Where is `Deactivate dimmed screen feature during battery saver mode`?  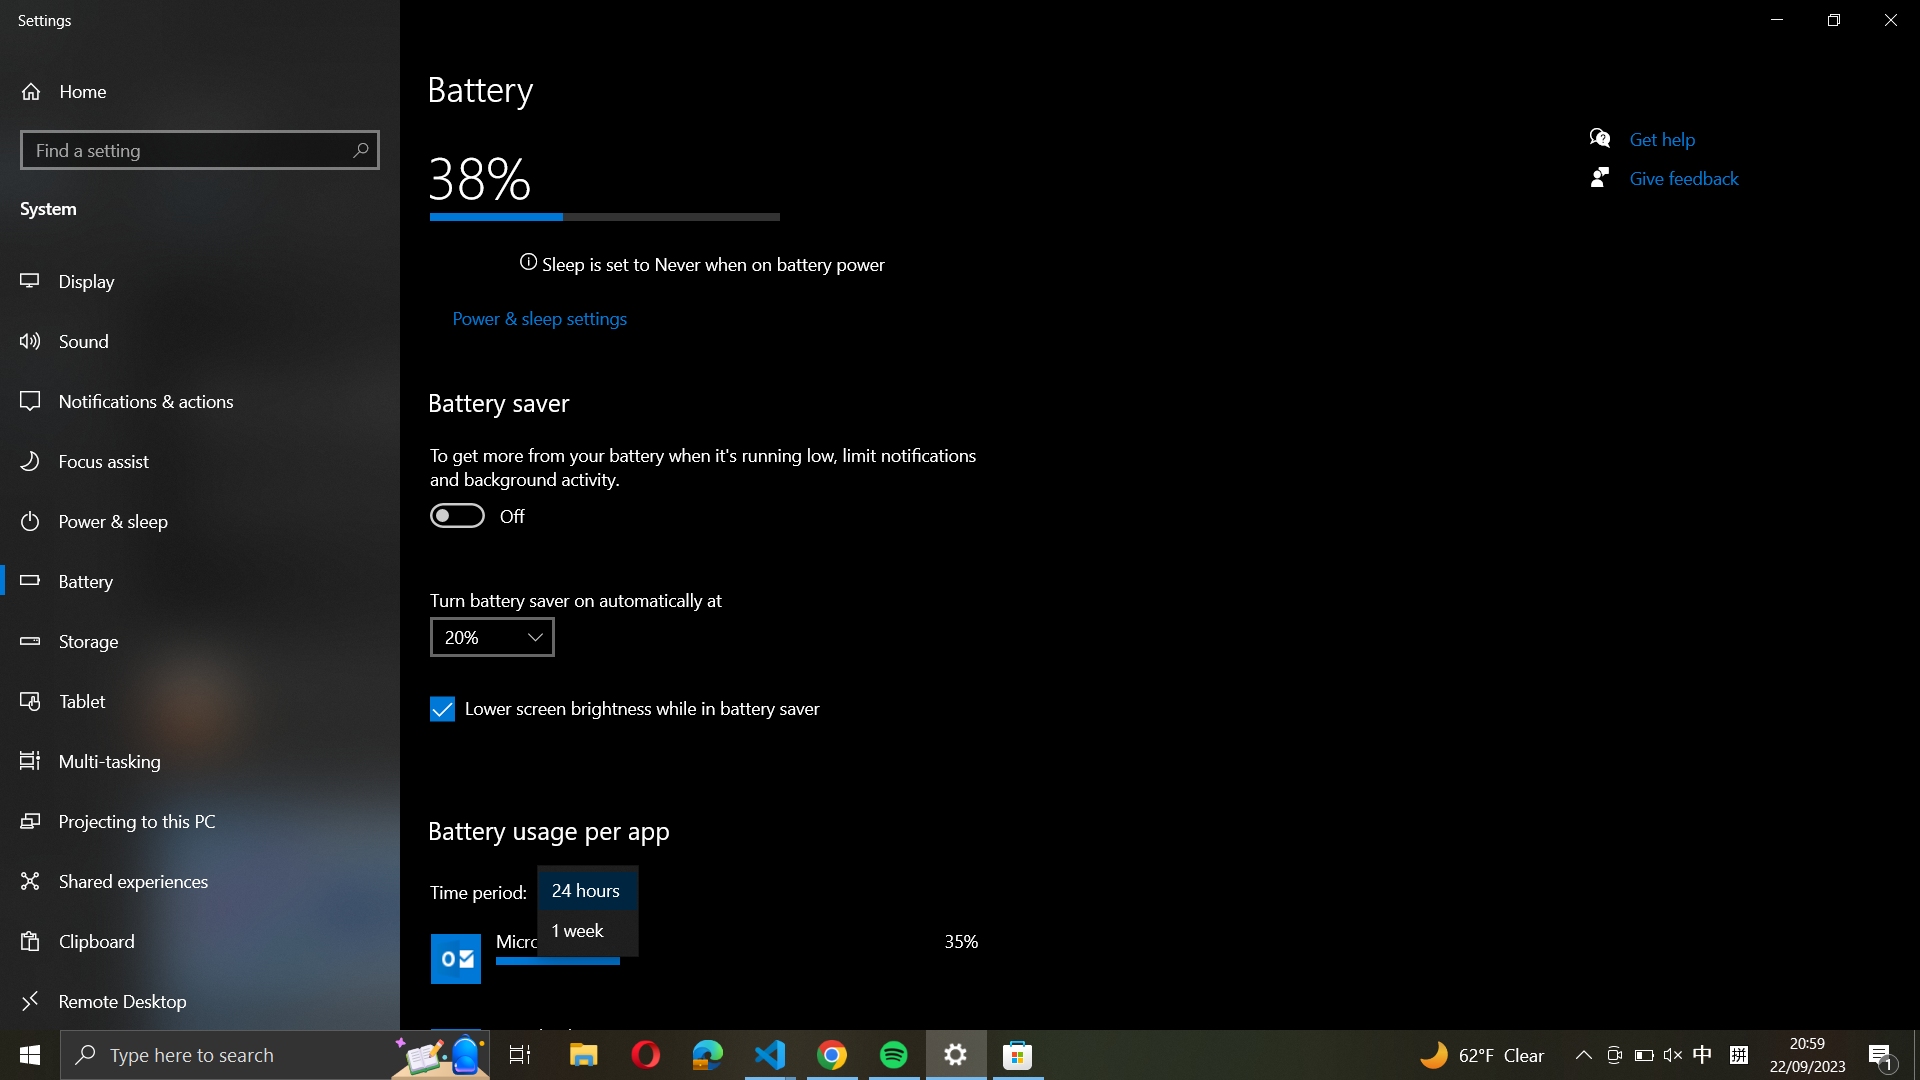
Deactivate dimmed screen feature during battery saver mode is located at coordinates (441, 708).